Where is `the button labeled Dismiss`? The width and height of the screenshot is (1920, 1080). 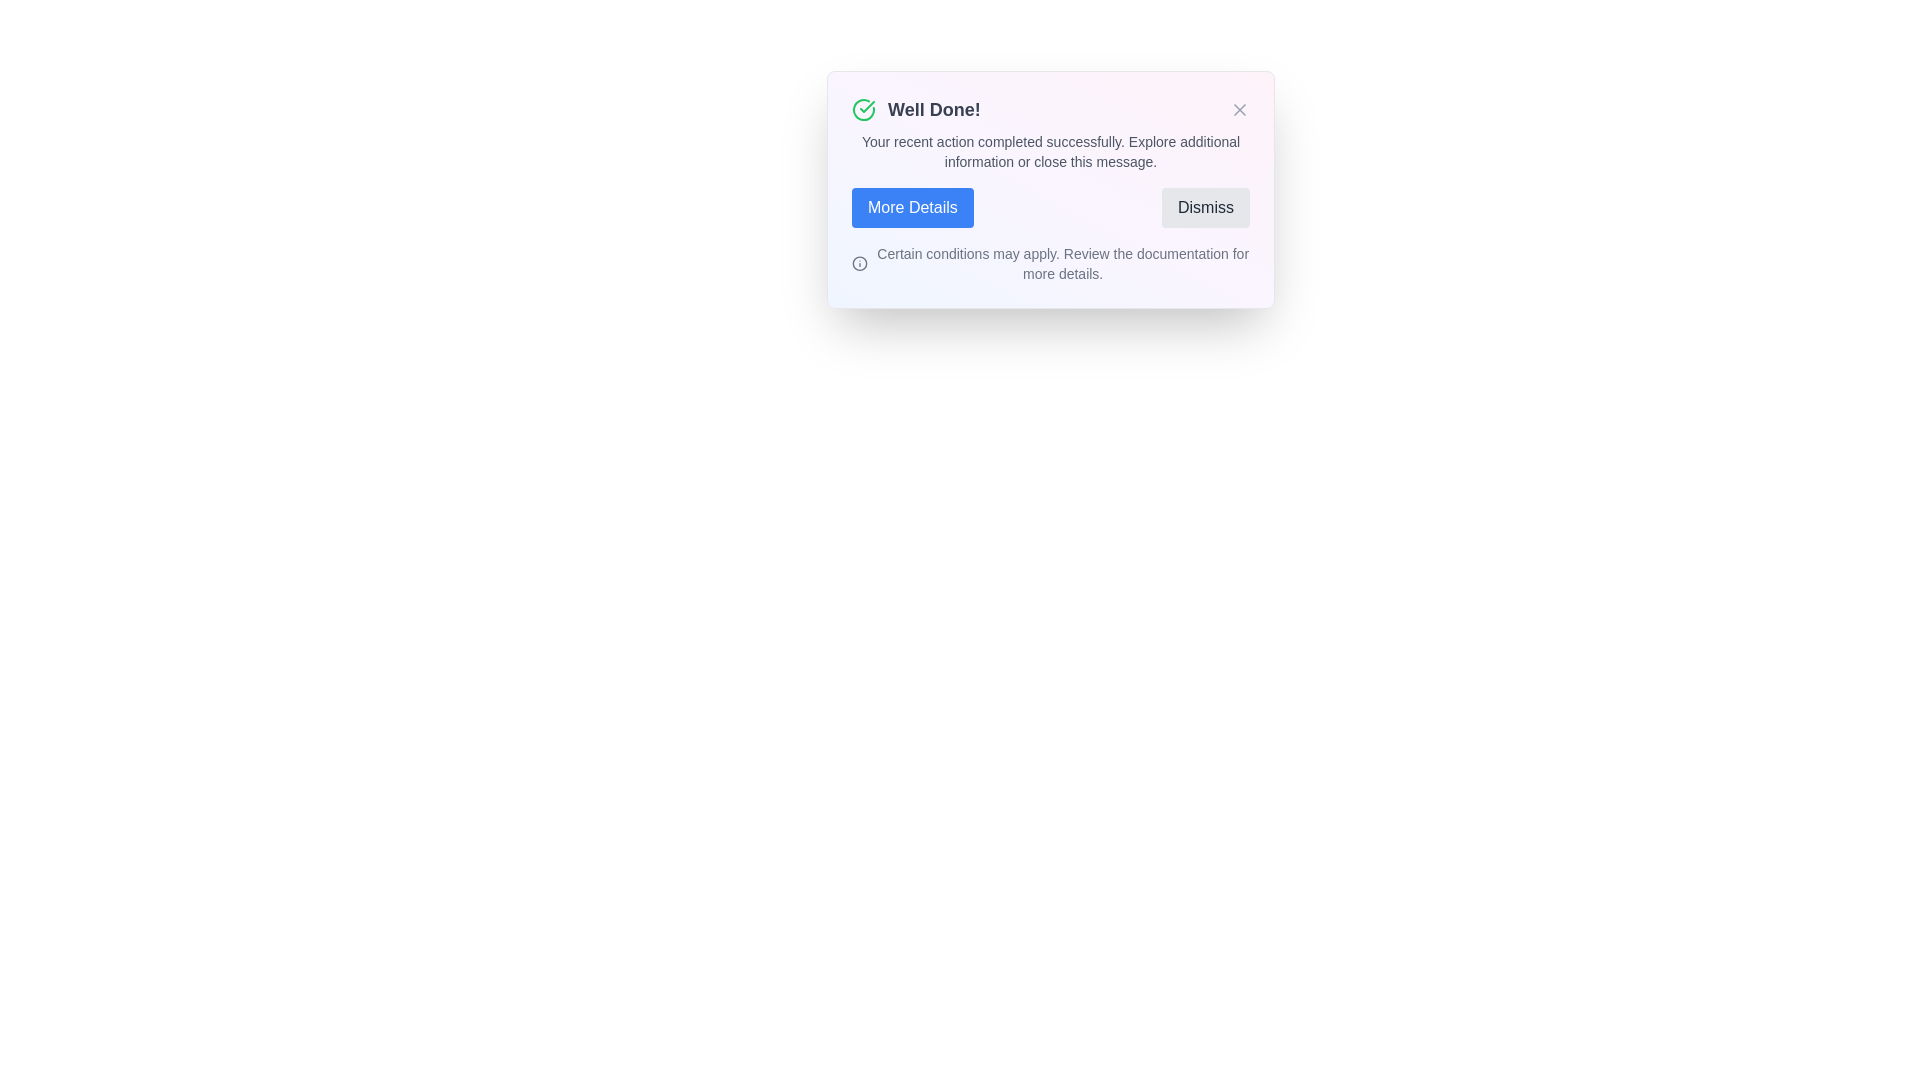 the button labeled Dismiss is located at coordinates (1204, 208).